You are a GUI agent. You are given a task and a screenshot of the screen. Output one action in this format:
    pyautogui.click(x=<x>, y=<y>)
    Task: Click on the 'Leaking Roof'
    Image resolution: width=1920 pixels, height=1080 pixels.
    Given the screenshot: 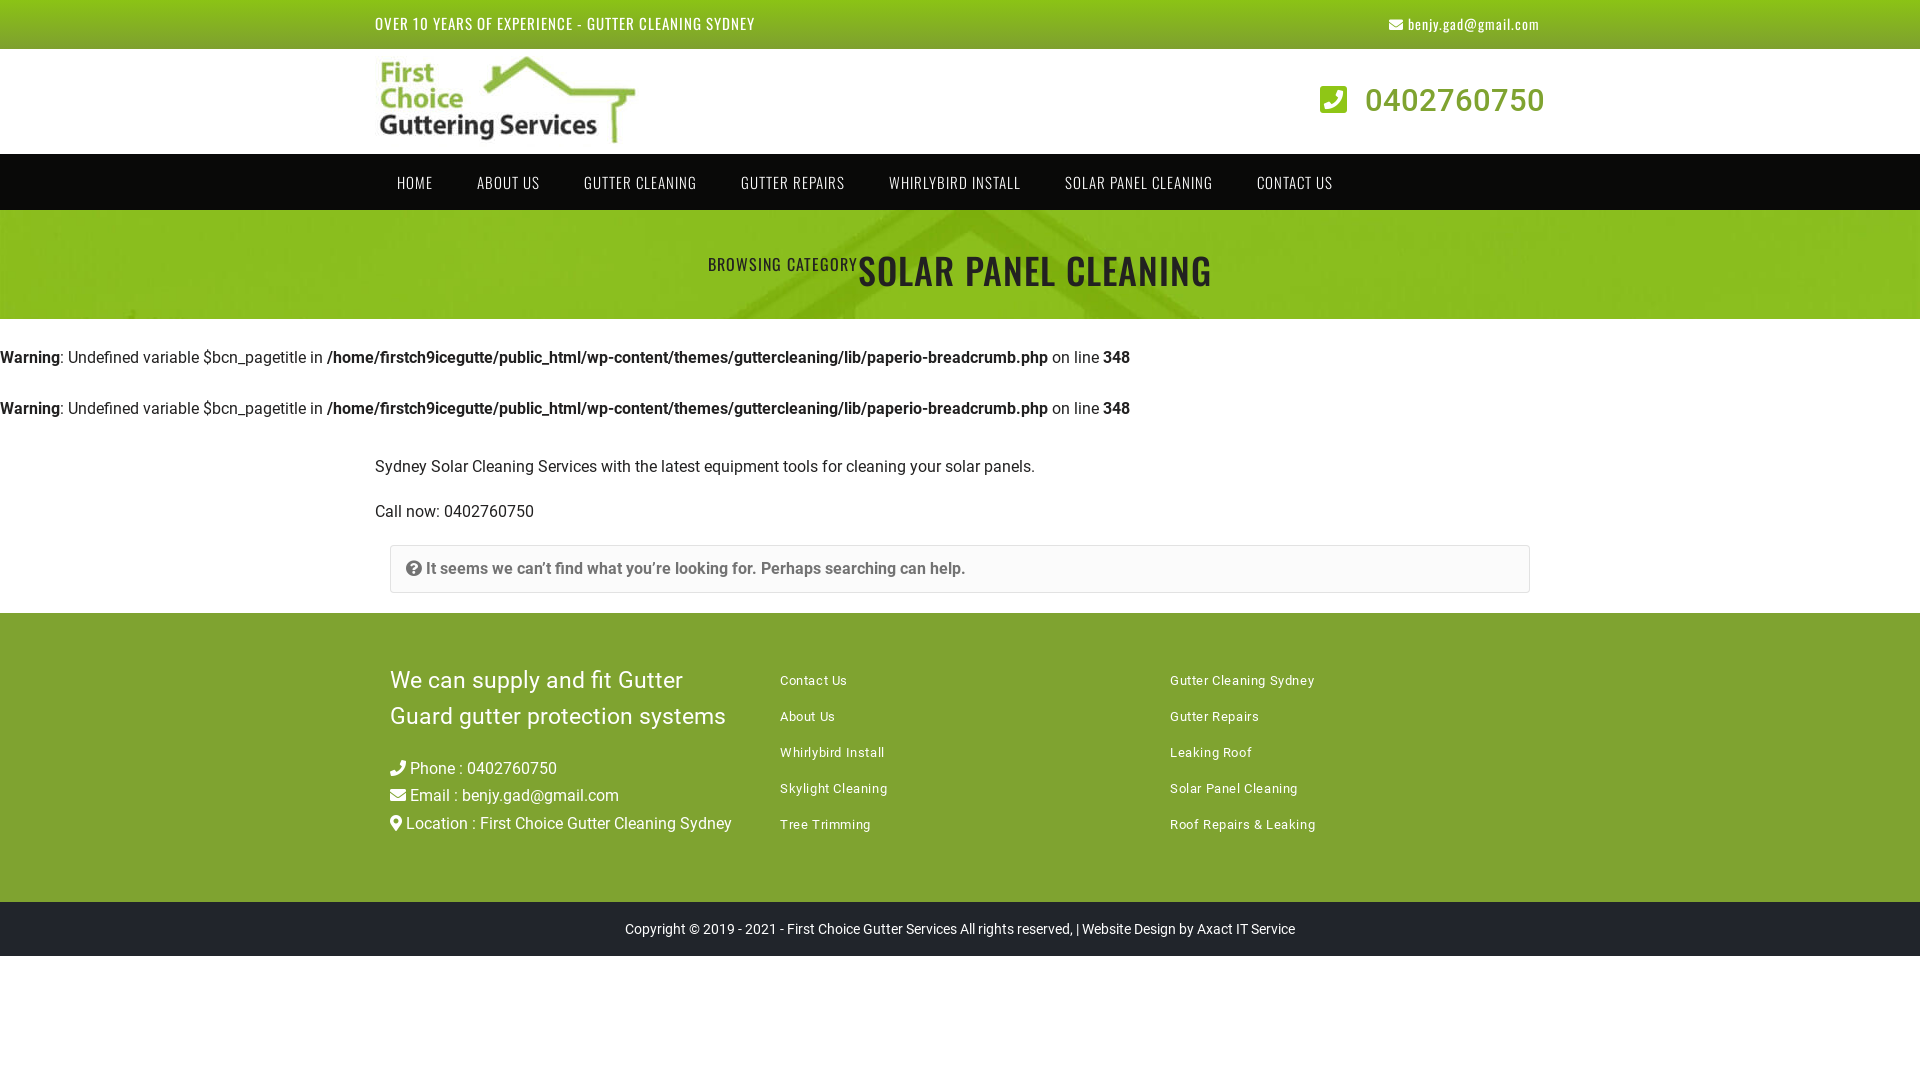 What is the action you would take?
    pyautogui.click(x=1170, y=752)
    